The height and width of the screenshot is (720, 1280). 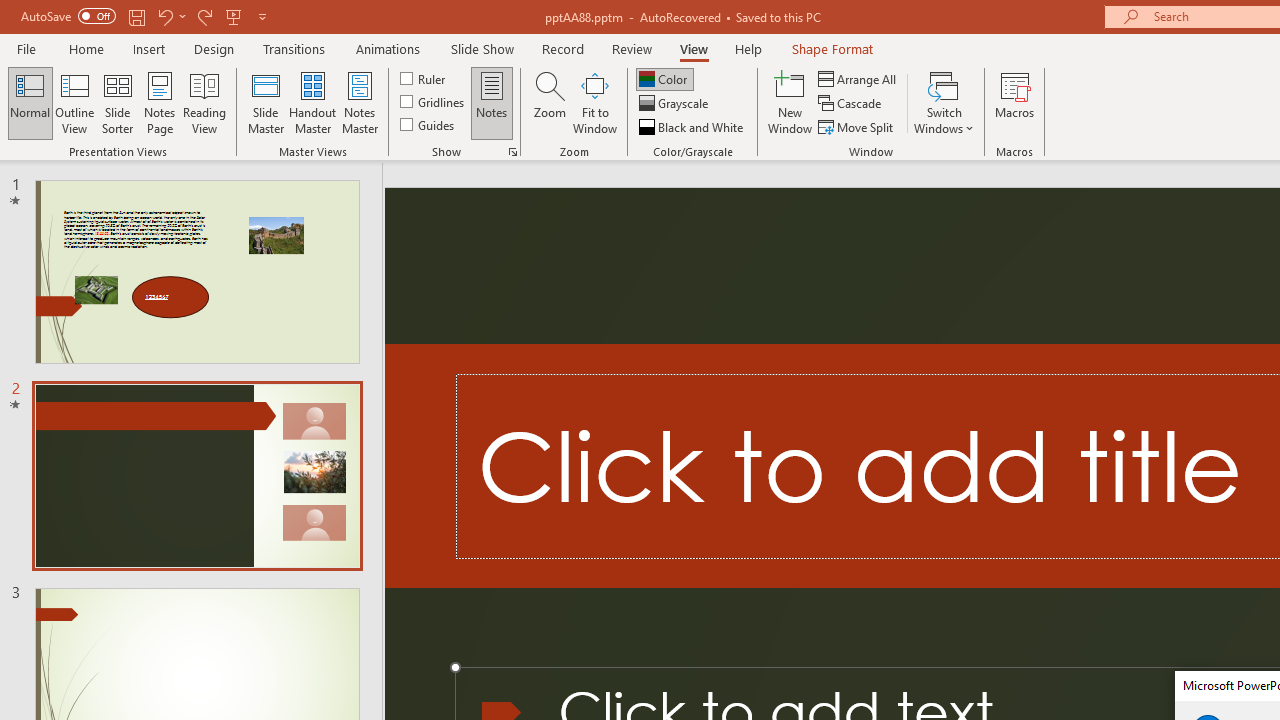 I want to click on 'Grayscale', so click(x=675, y=103).